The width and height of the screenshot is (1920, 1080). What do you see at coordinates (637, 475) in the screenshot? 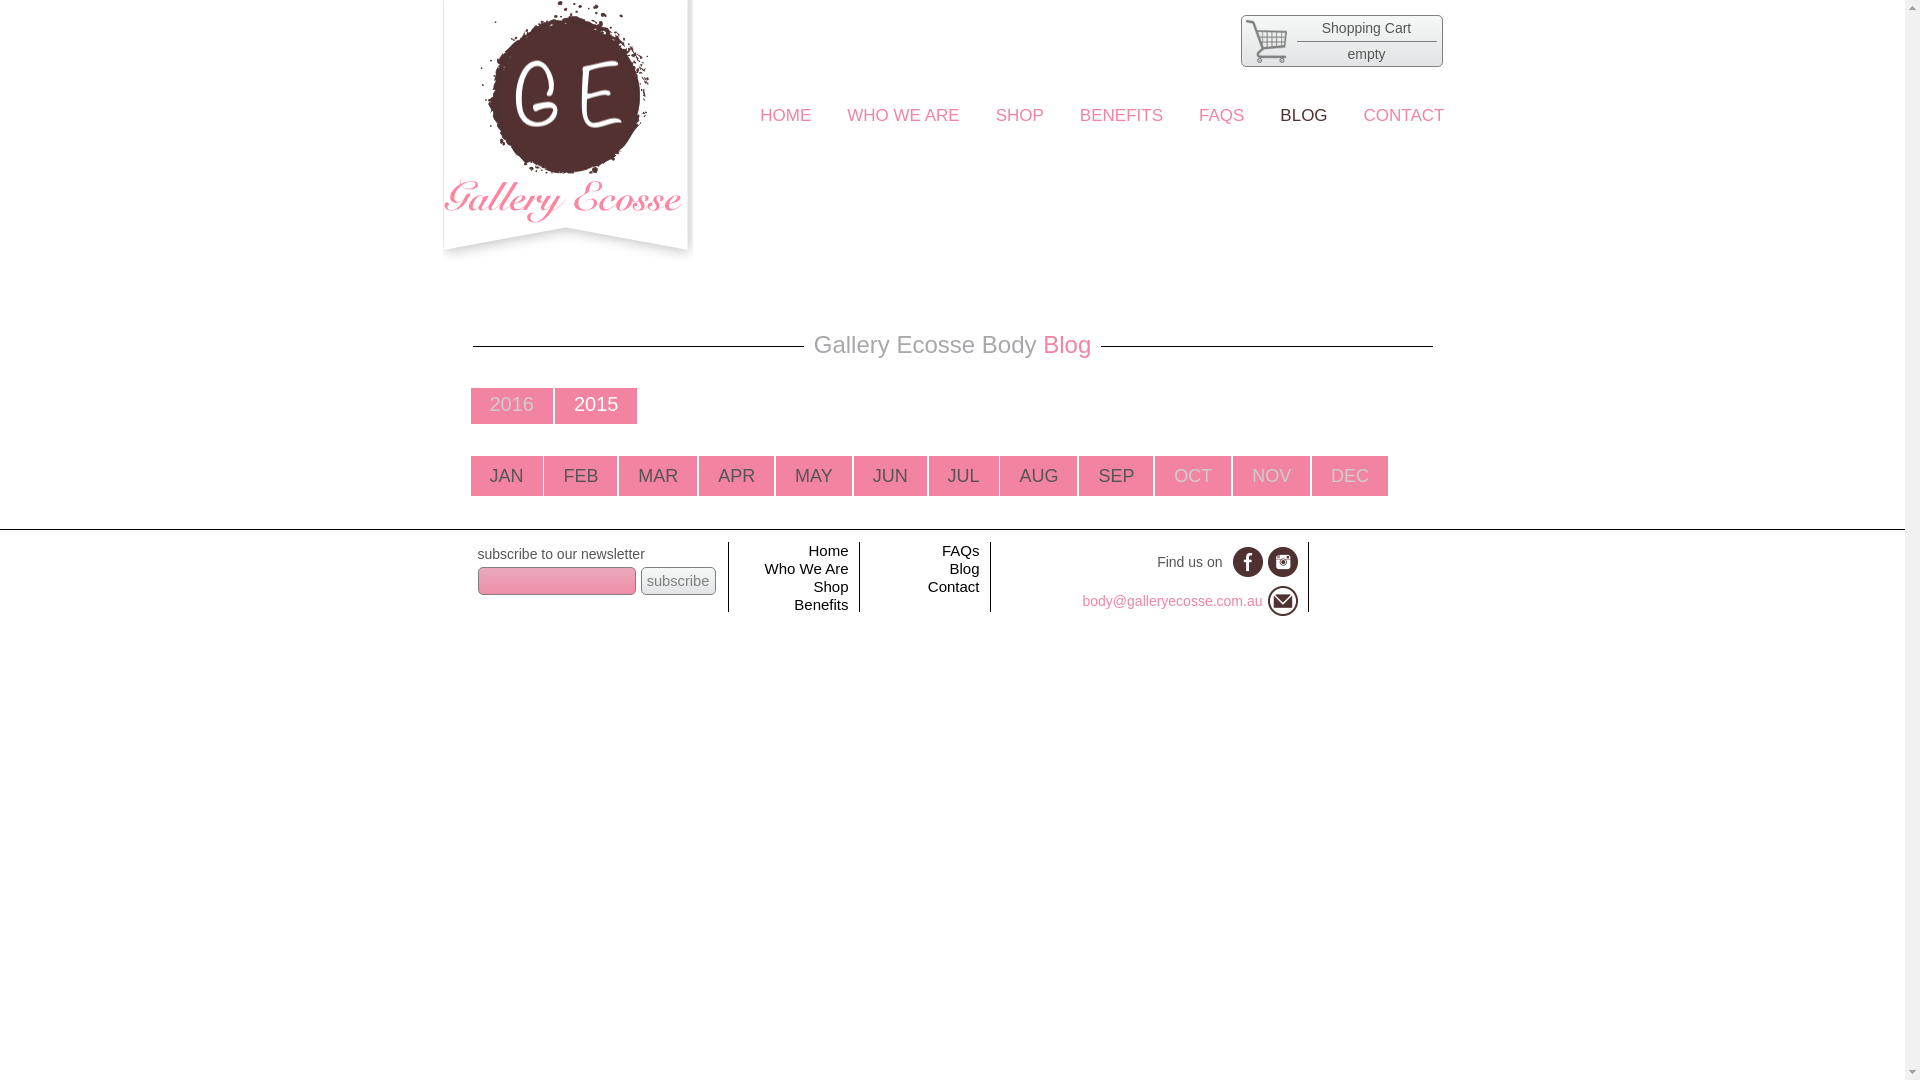
I see `'MAR'` at bounding box center [637, 475].